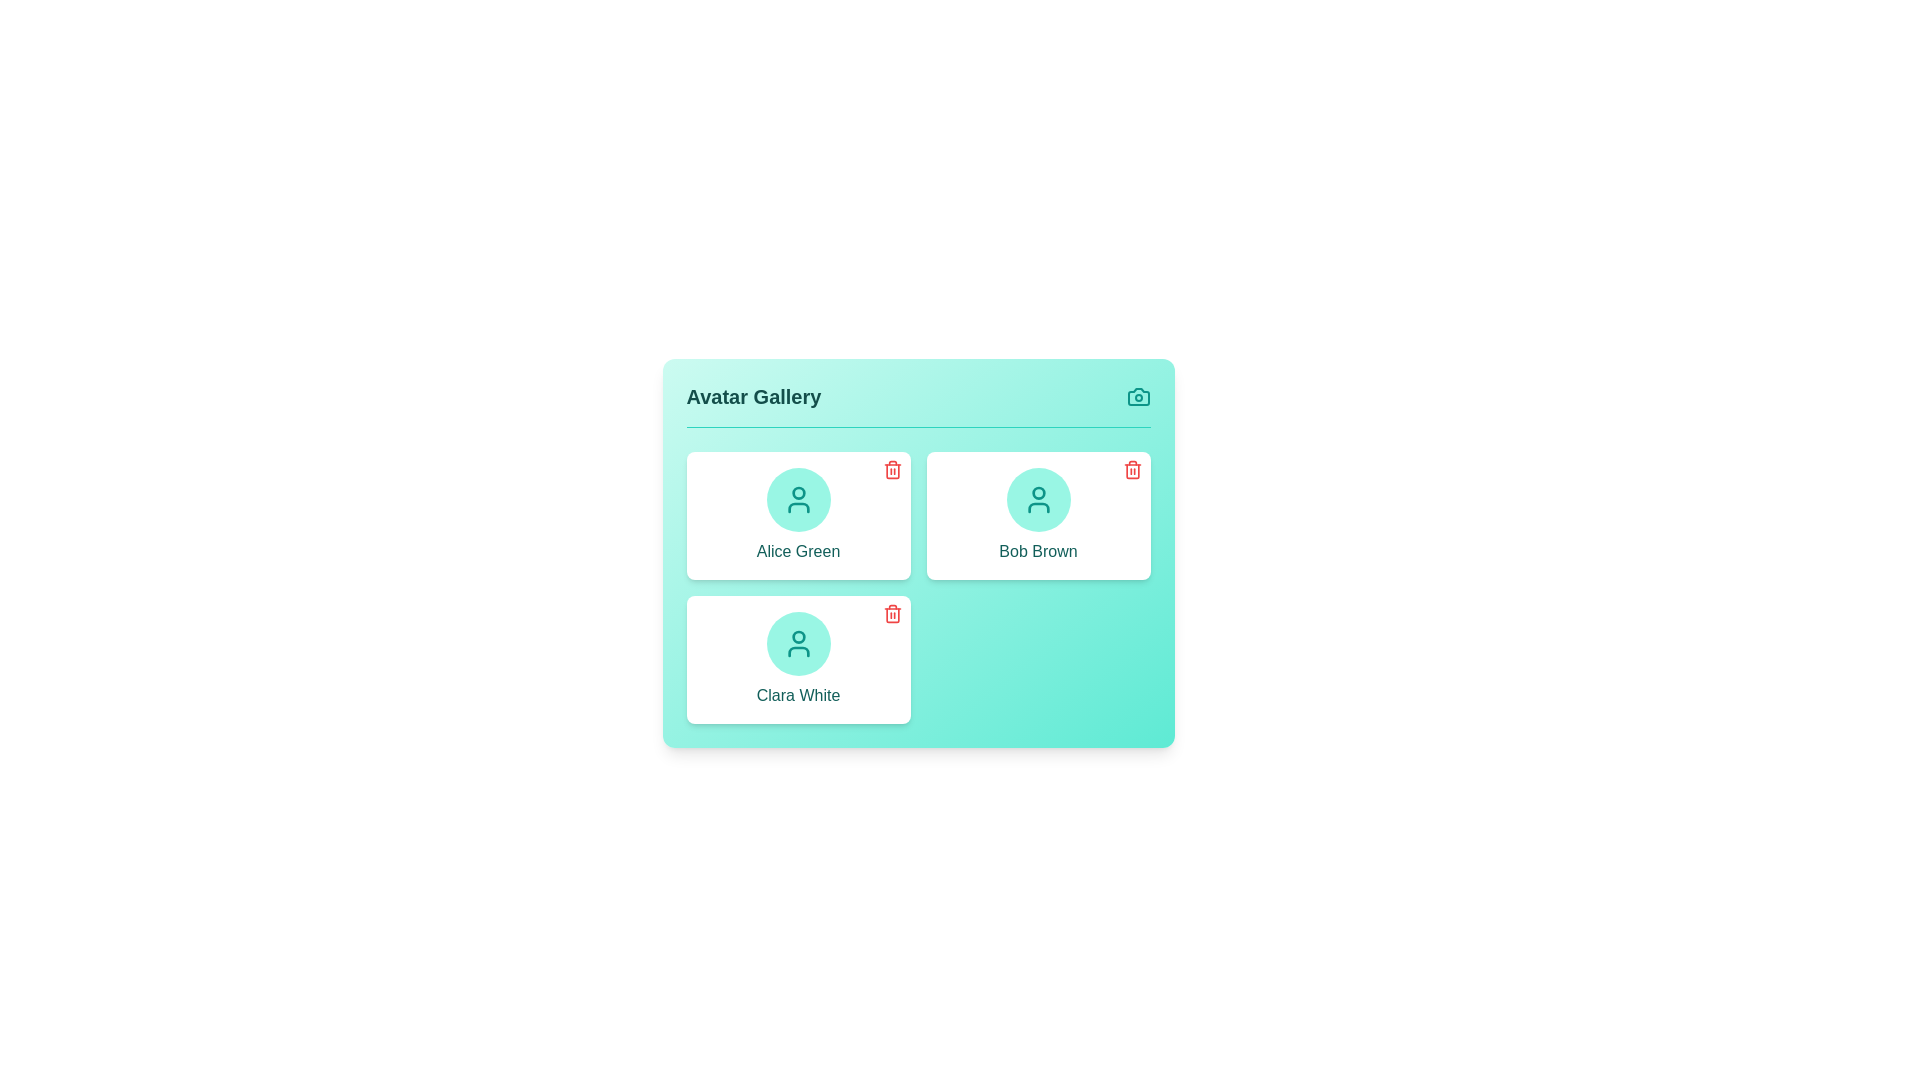 Image resolution: width=1920 pixels, height=1080 pixels. Describe the element at coordinates (891, 470) in the screenshot. I see `the red trash bin icon located at the upper right corner of the card labeled 'Alice Green' to change its appearance` at that location.